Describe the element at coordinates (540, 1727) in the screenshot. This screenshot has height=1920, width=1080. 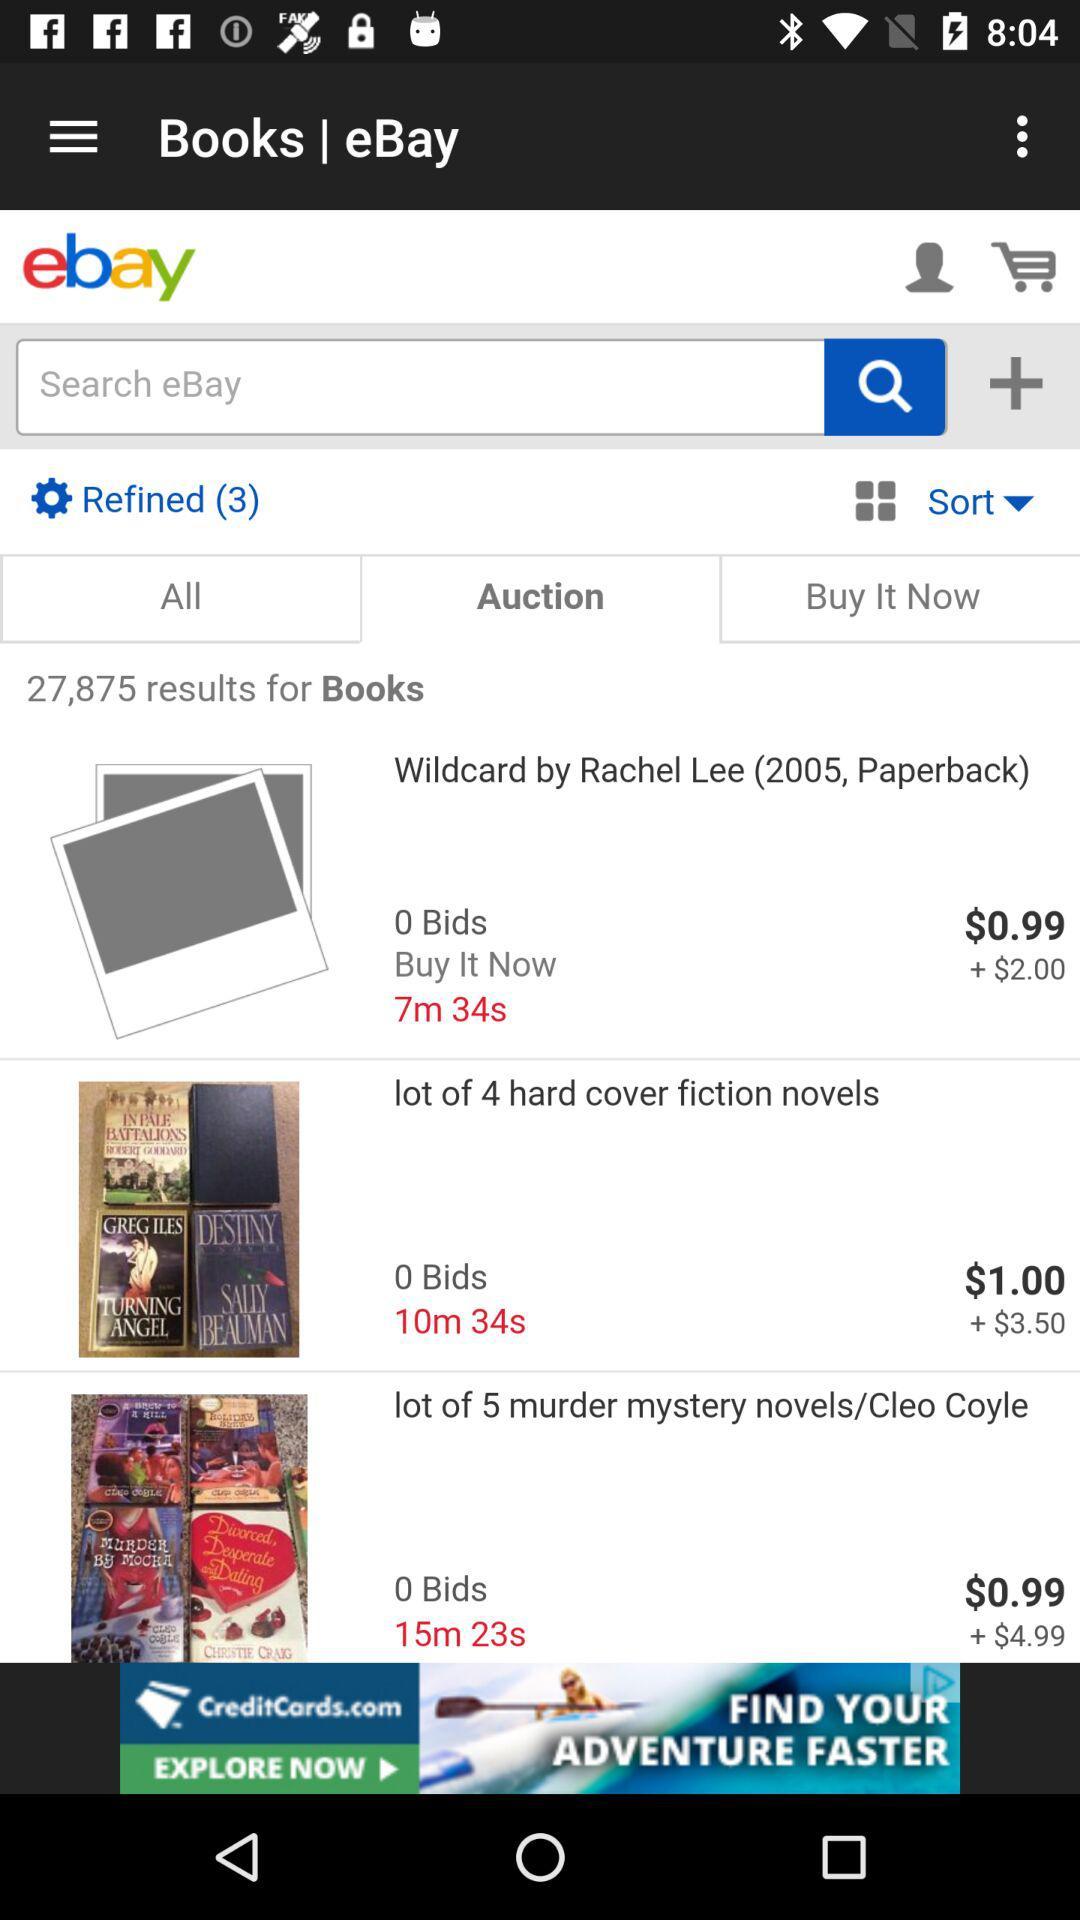
I see `advertise banner` at that location.